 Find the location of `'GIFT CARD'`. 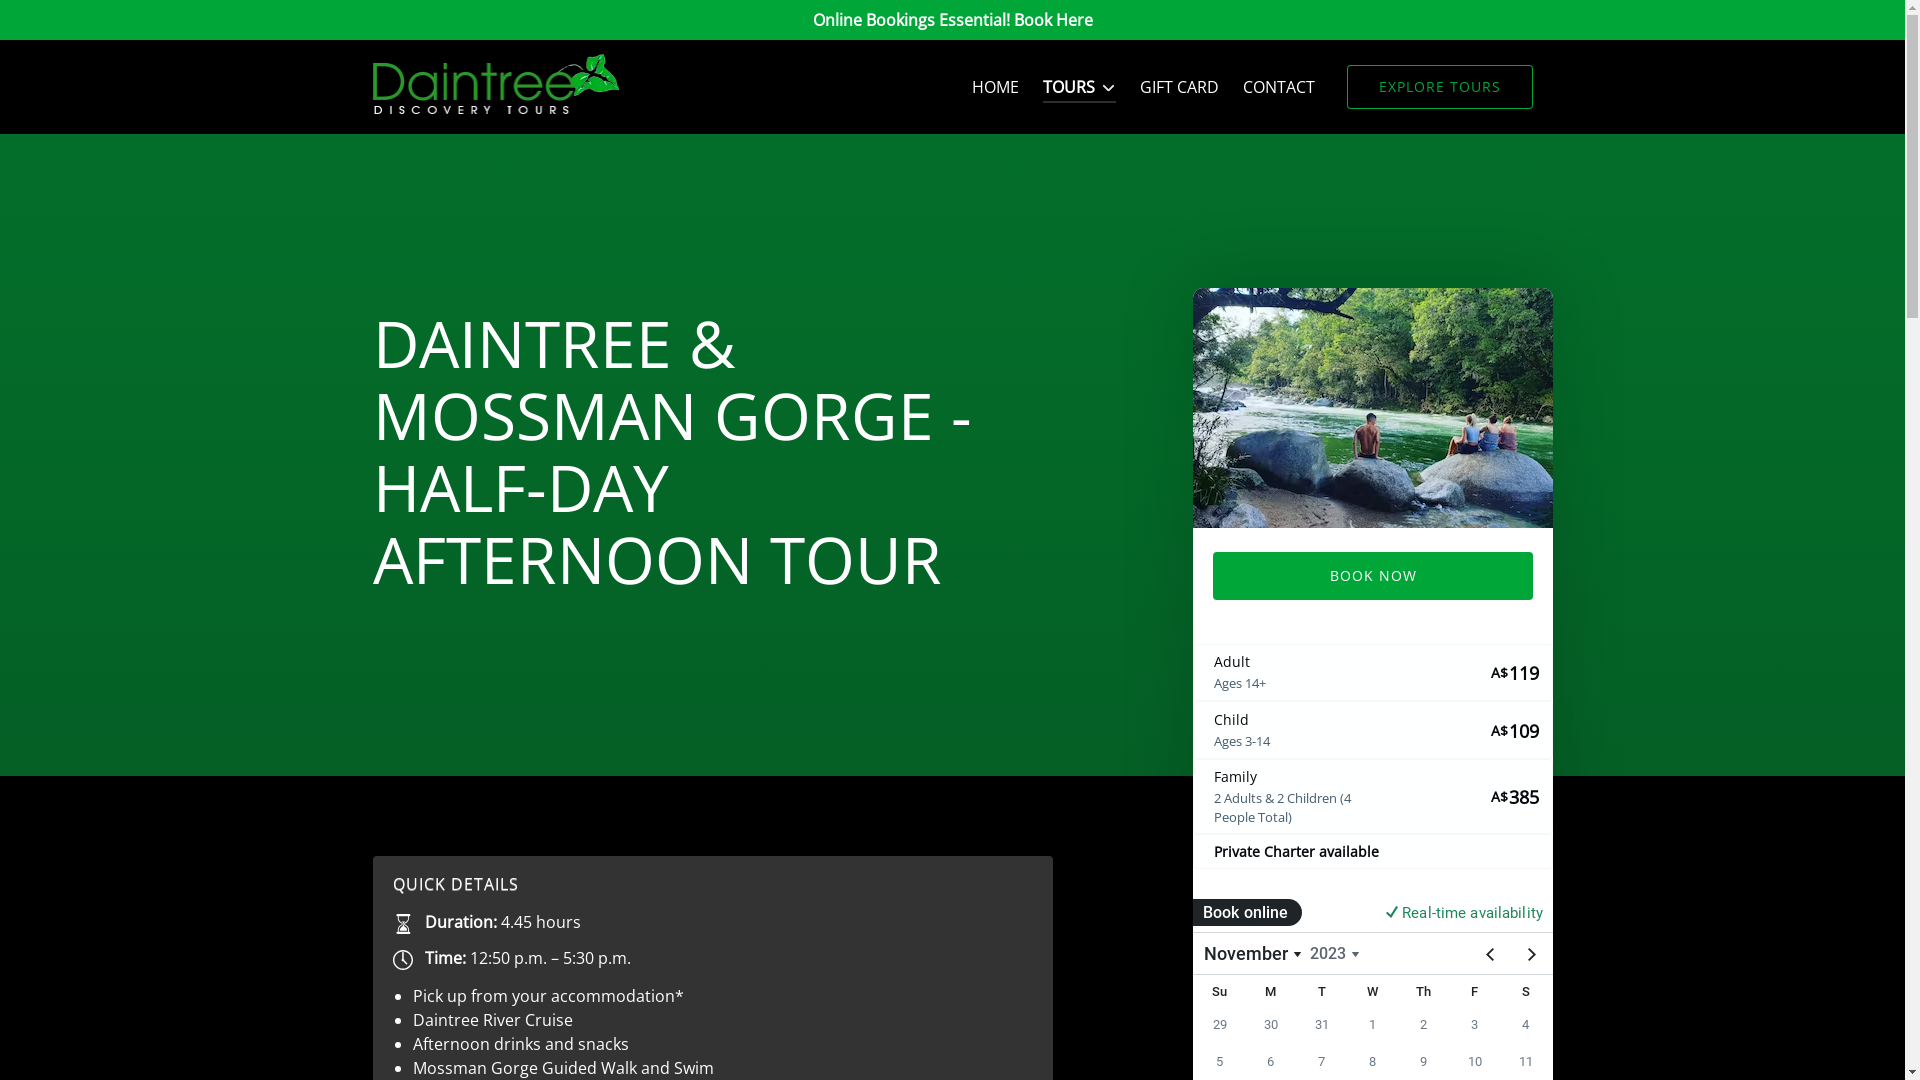

'GIFT CARD' is located at coordinates (1179, 86).